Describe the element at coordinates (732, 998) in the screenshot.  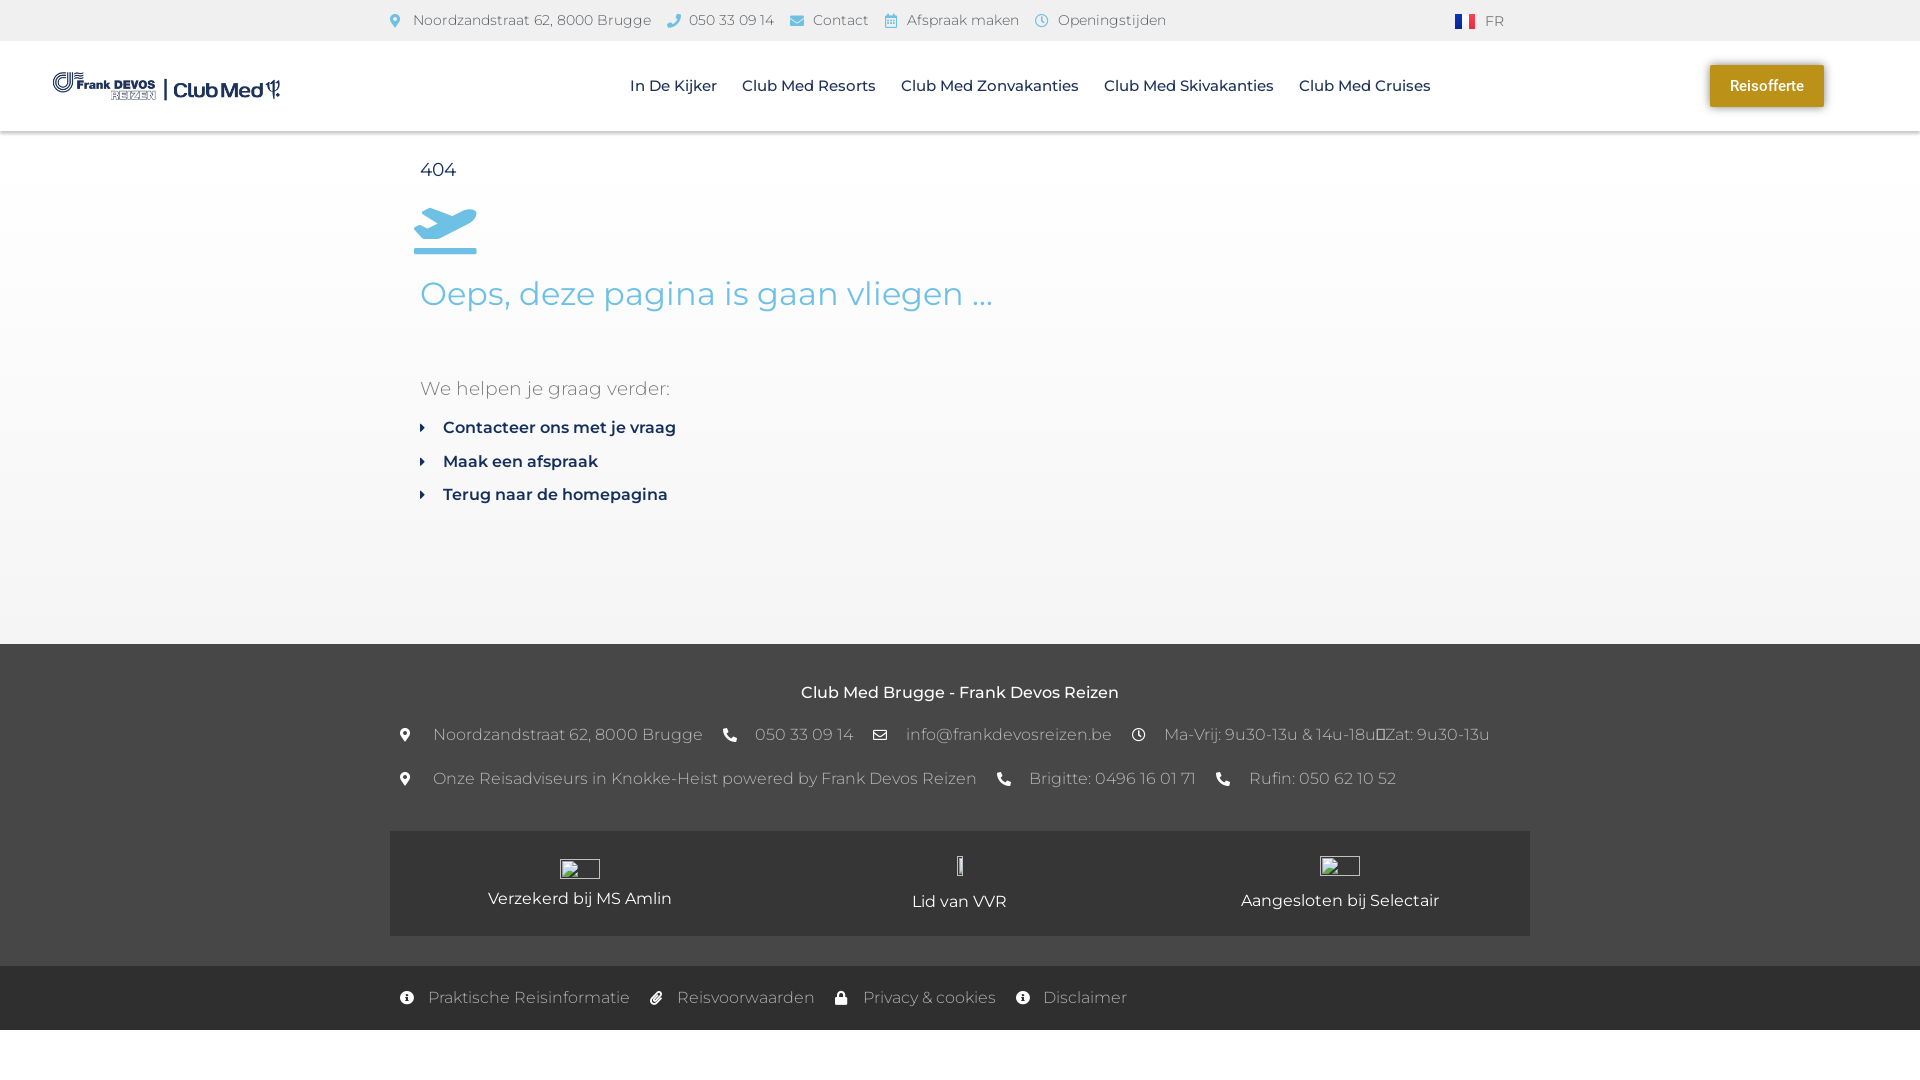
I see `'Reisvoorwaarden'` at that location.